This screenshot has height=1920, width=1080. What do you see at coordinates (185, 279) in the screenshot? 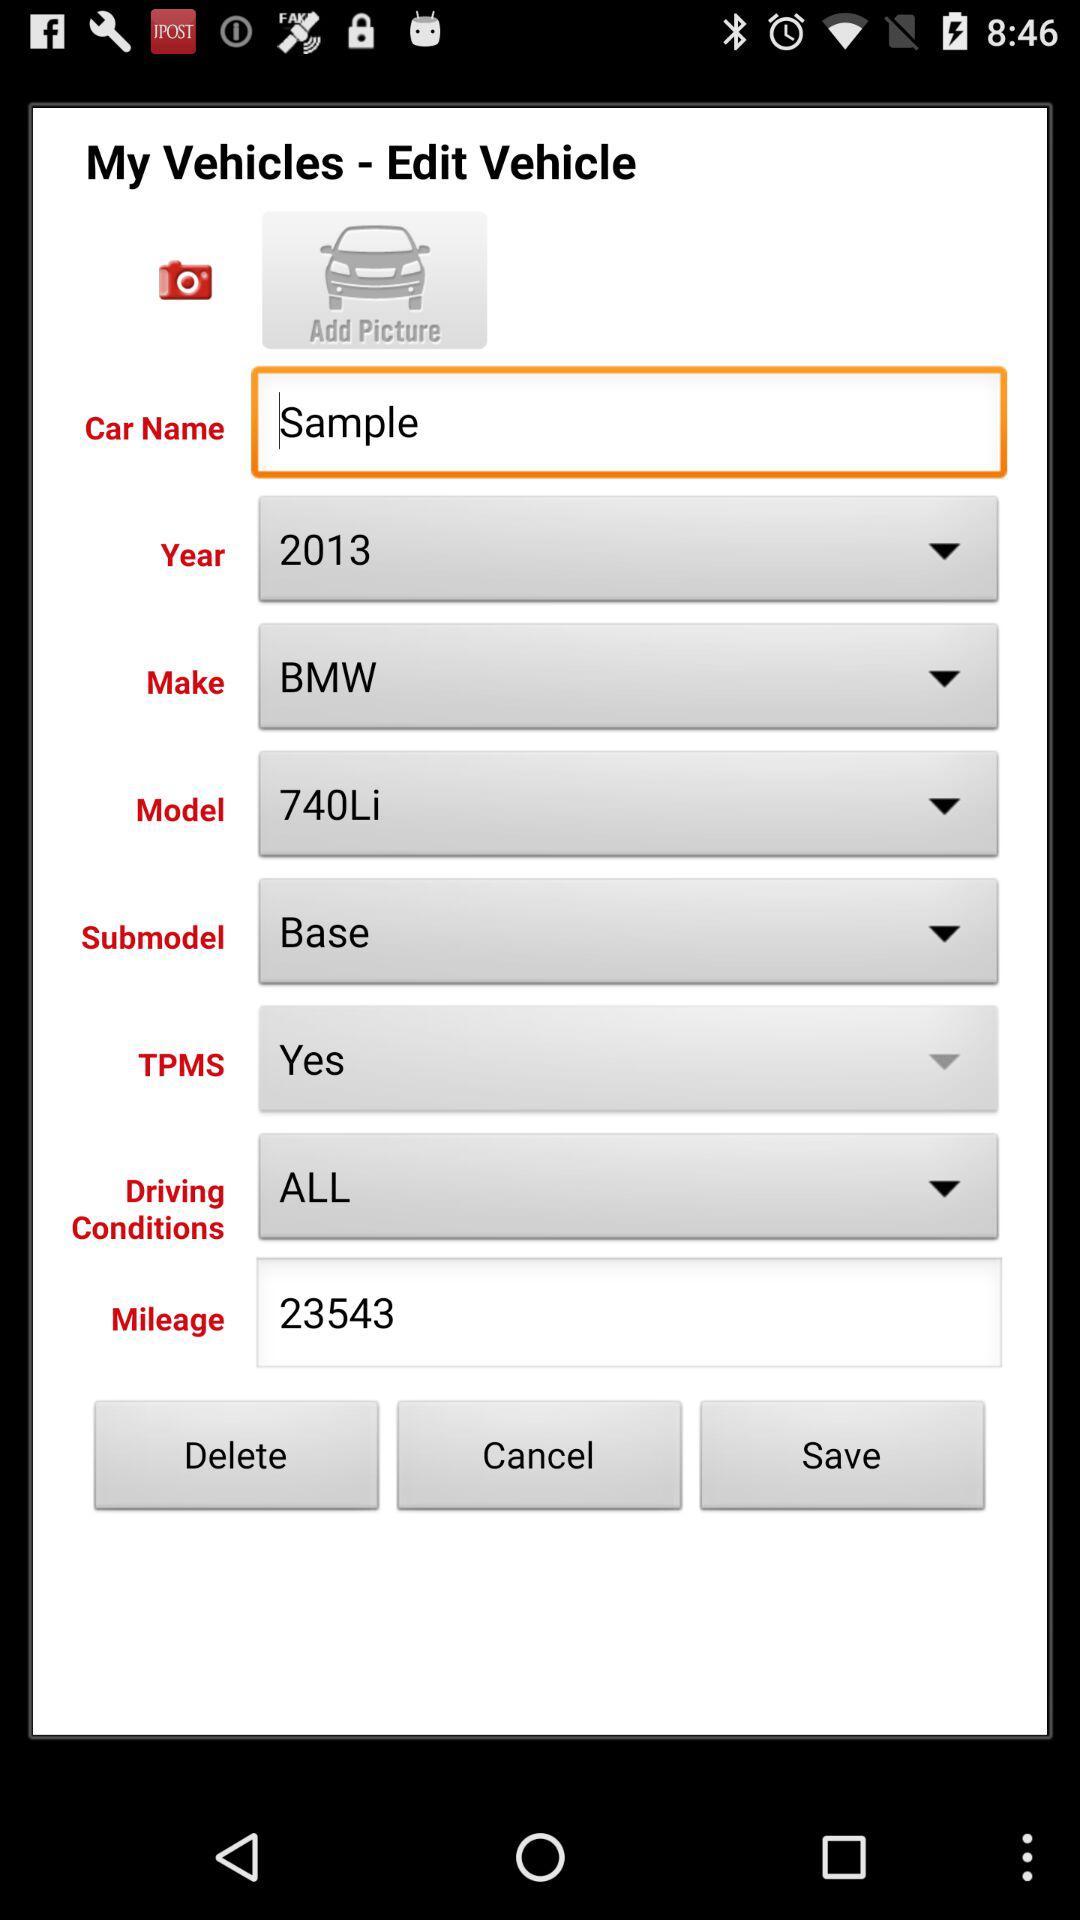
I see `photo` at bounding box center [185, 279].